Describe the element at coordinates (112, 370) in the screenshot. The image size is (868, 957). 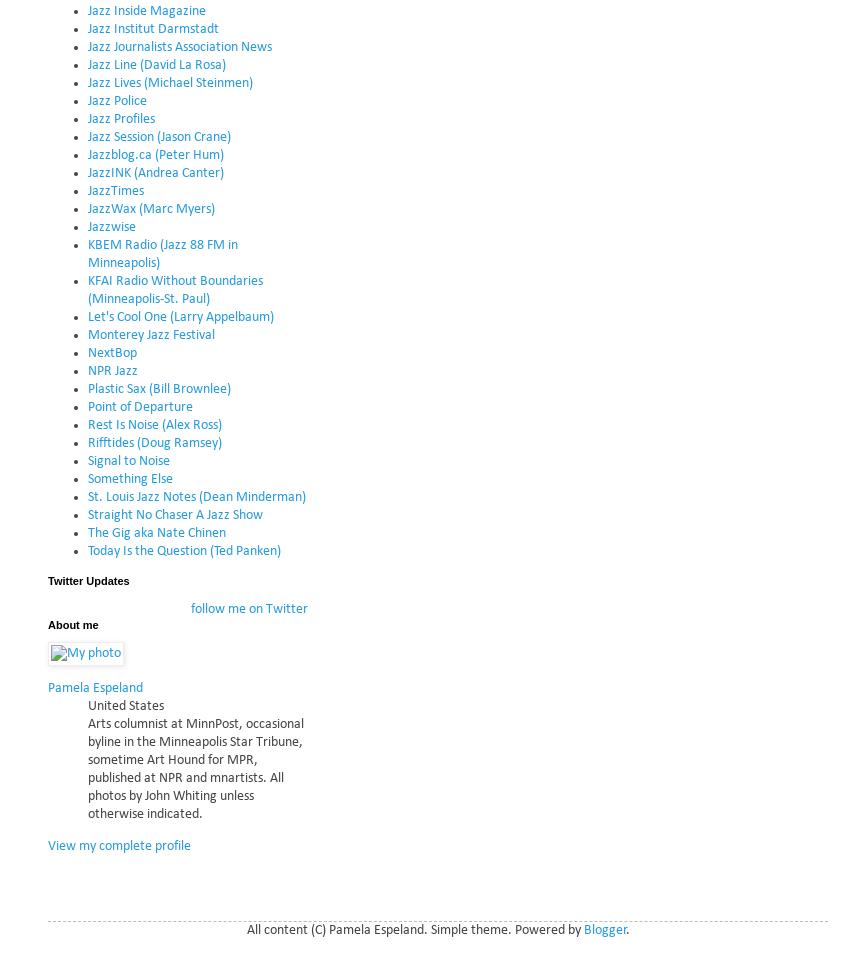
I see `'NPR Jazz'` at that location.